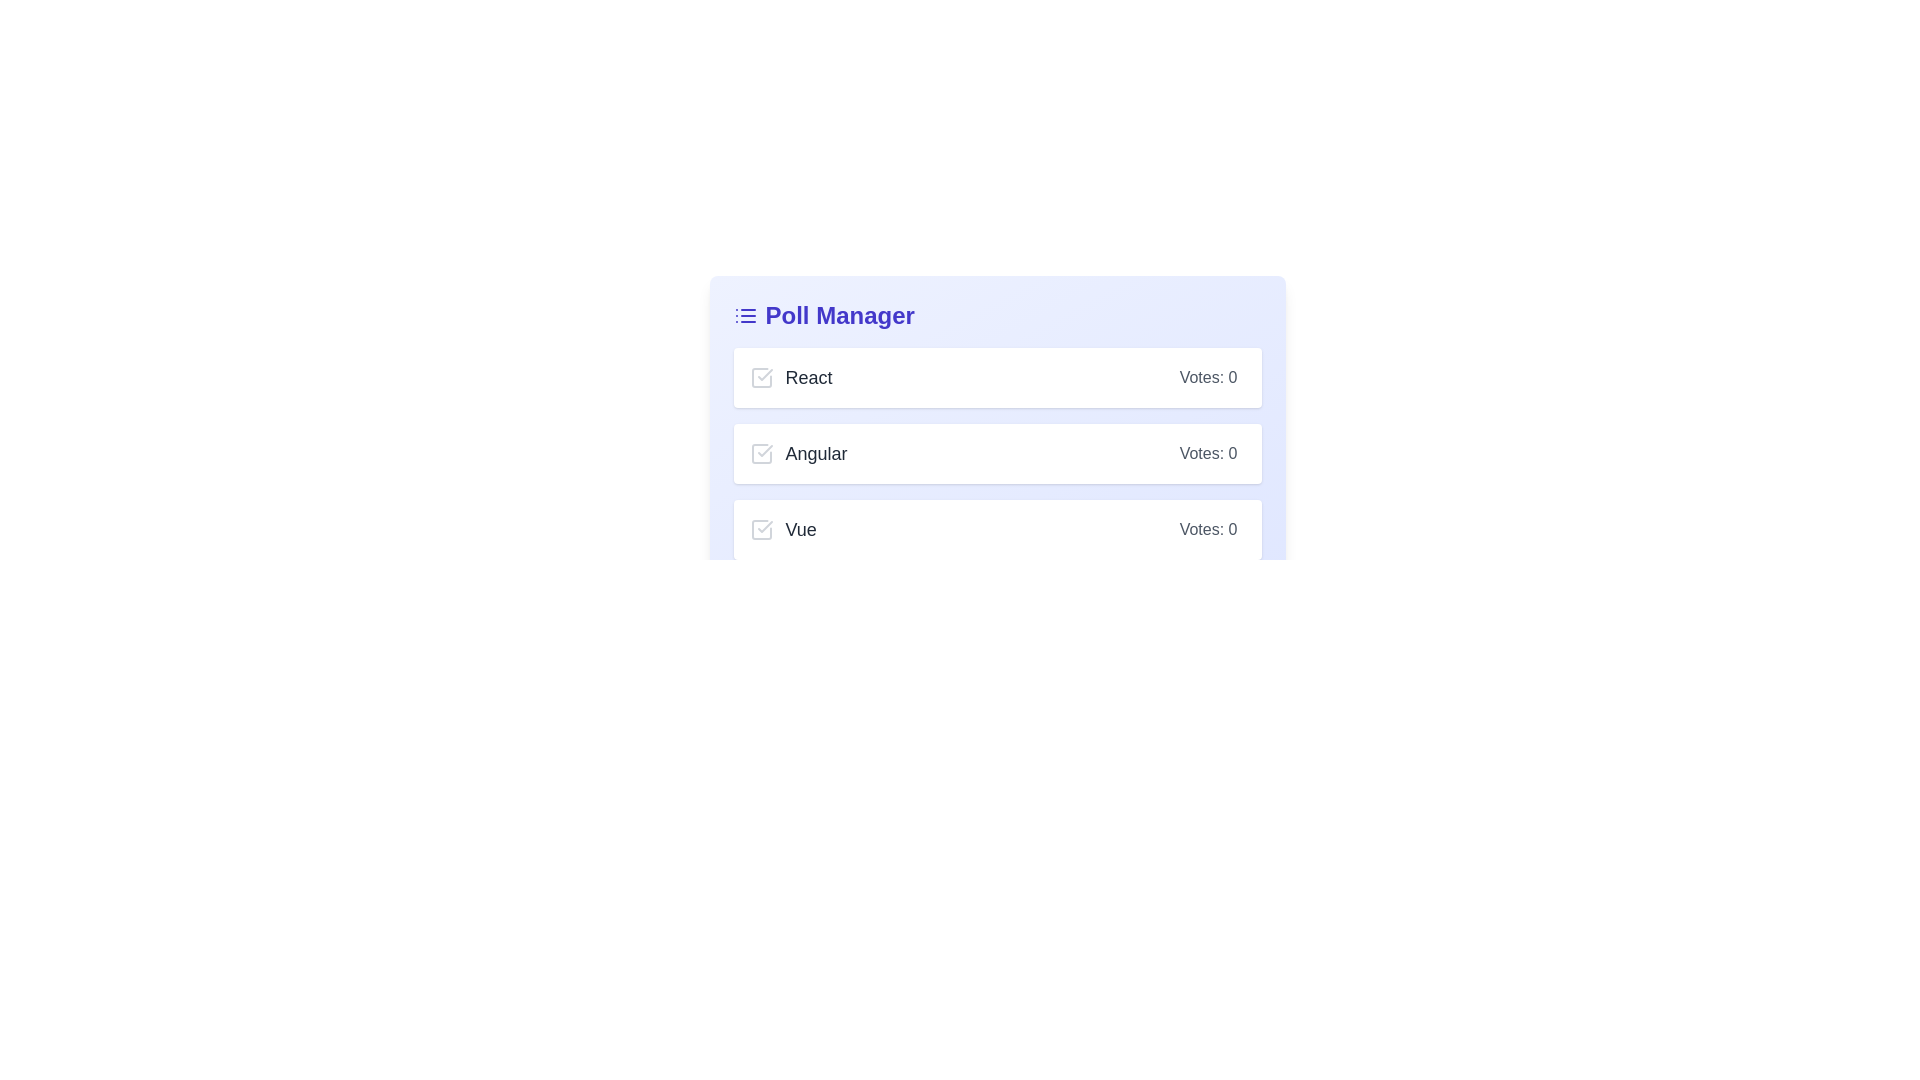 Image resolution: width=1920 pixels, height=1080 pixels. What do you see at coordinates (1207, 378) in the screenshot?
I see `the Text label indicating the current count of votes associated with the 'React' option, located on the right side of the 'React' row in the voting options list` at bounding box center [1207, 378].